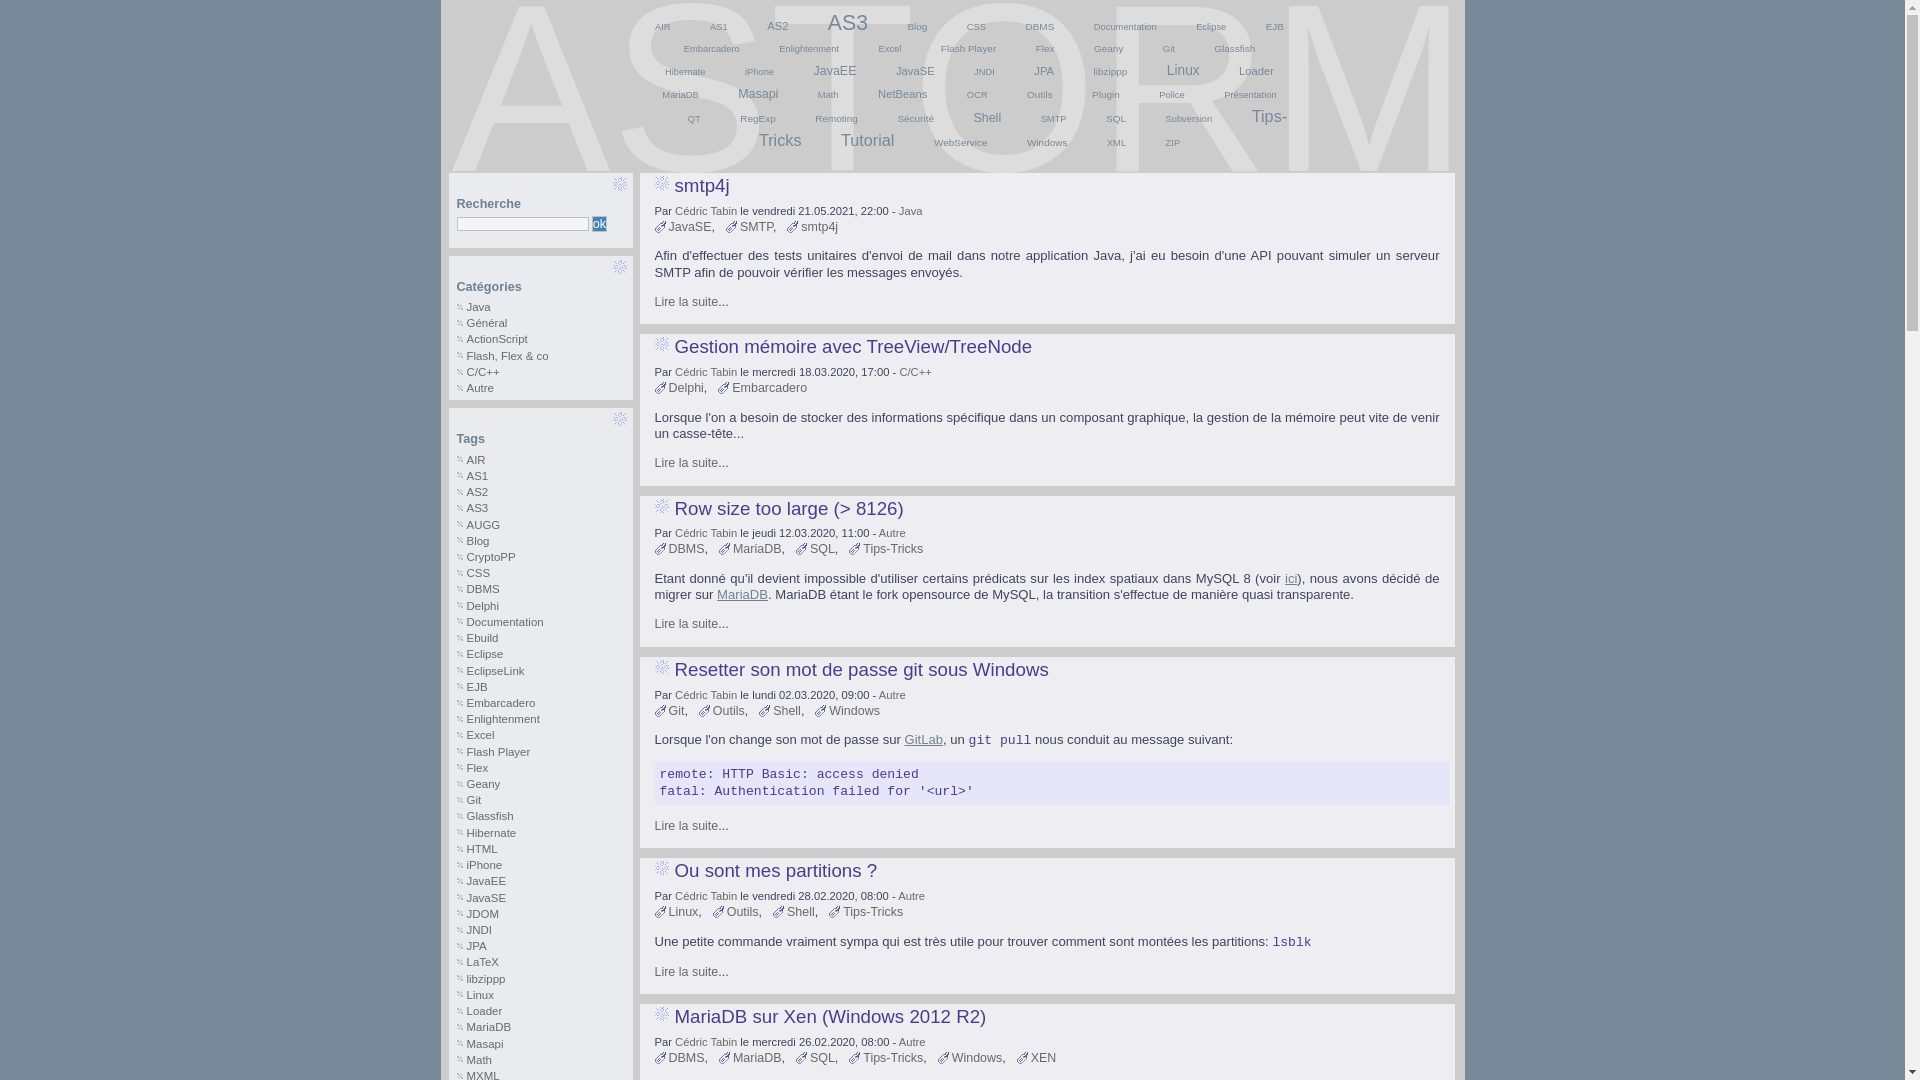 This screenshot has height=1080, width=1920. What do you see at coordinates (478, 929) in the screenshot?
I see `'JNDI'` at bounding box center [478, 929].